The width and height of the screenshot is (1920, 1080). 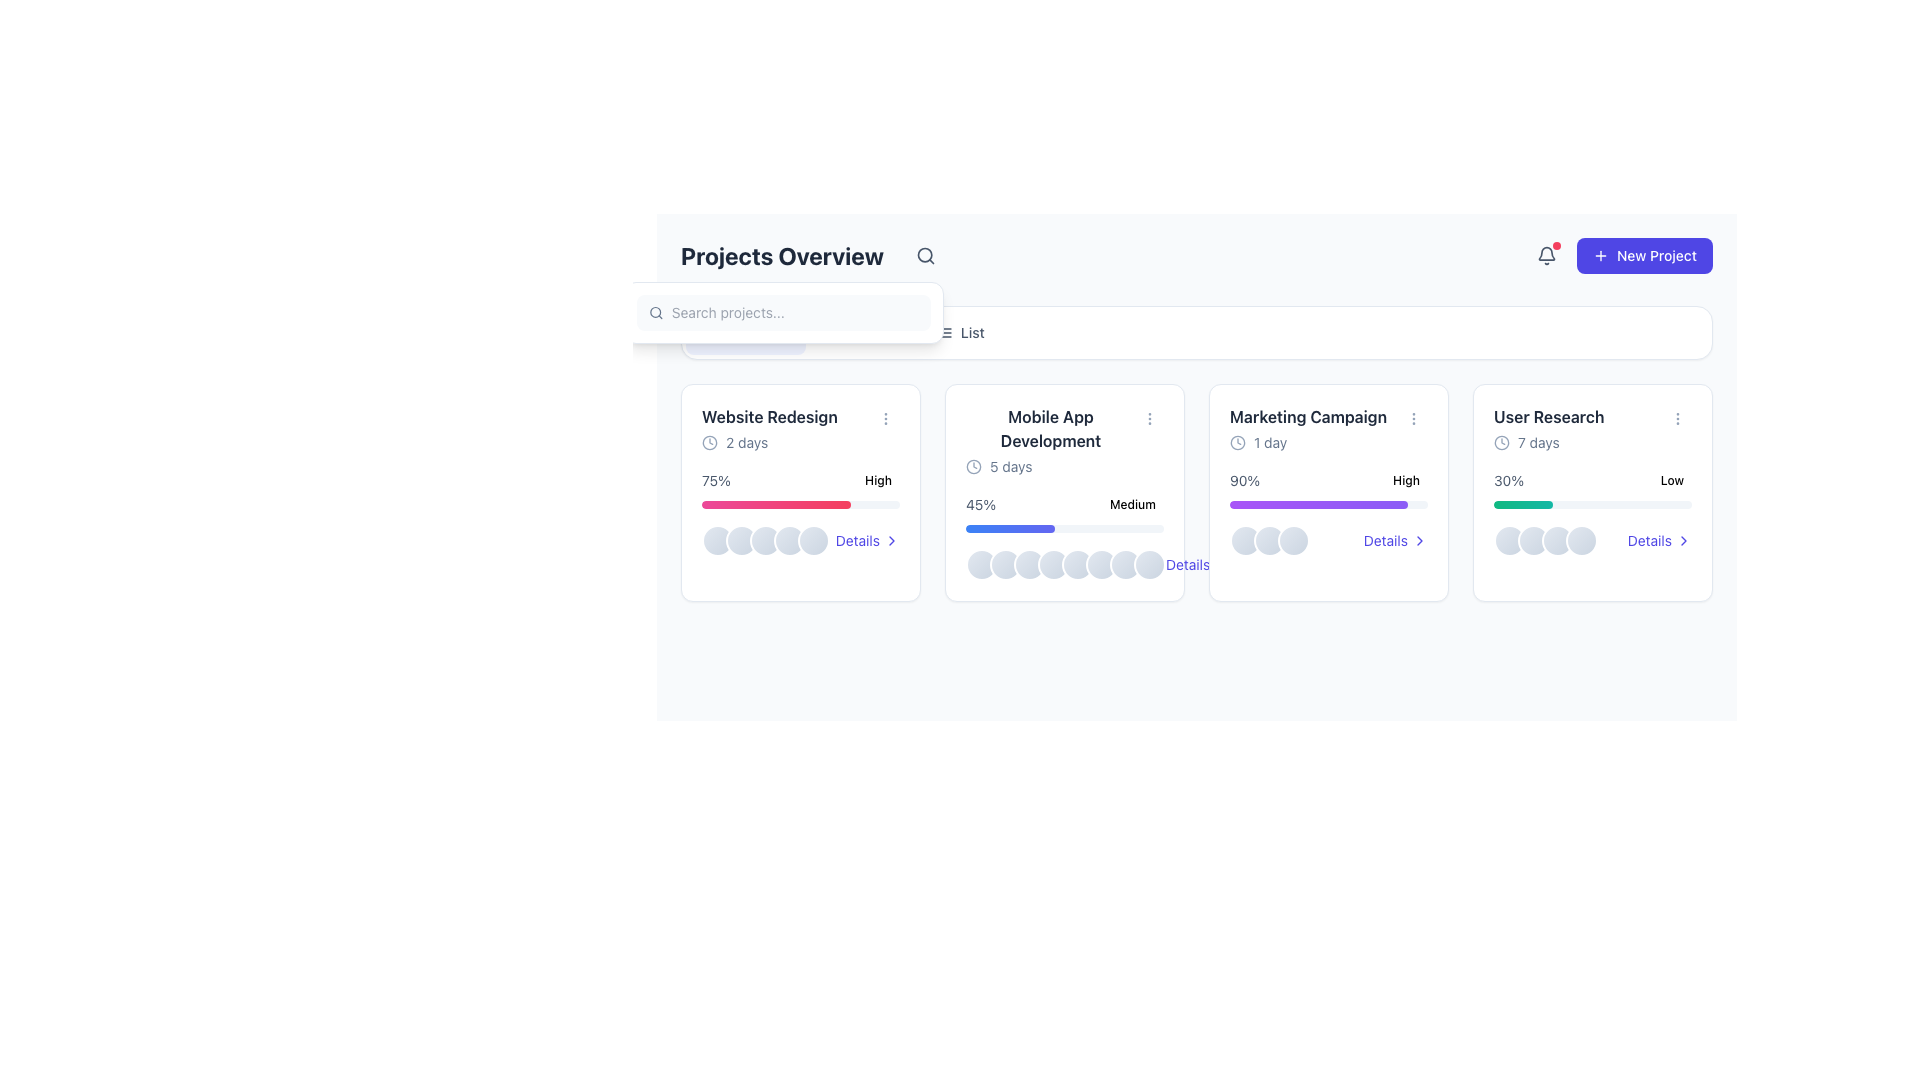 I want to click on the progress bar representing 90% completion in the 'Marketing Campaign' card, which is marked as 'High', so click(x=1329, y=504).